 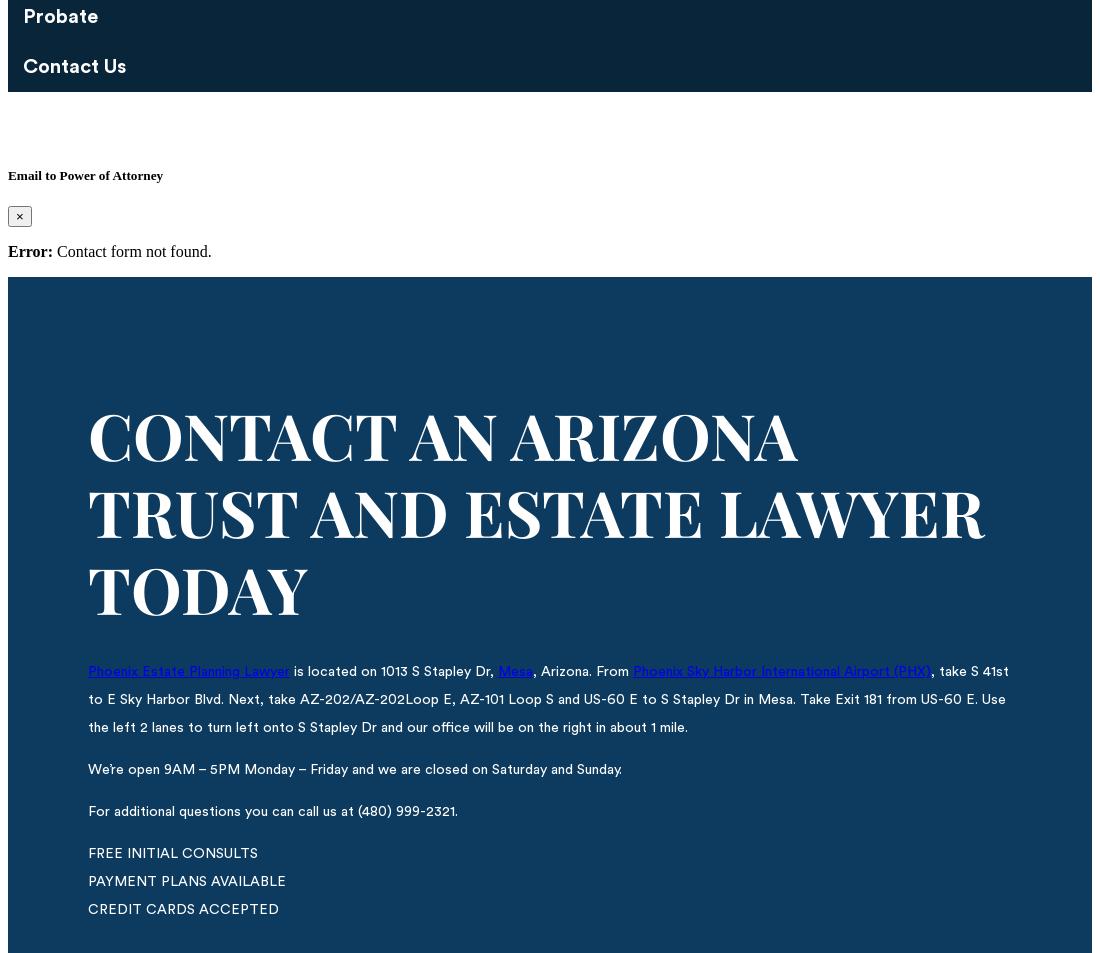 I want to click on 'PAYMENT PLANS AVAILABLE', so click(x=186, y=880).